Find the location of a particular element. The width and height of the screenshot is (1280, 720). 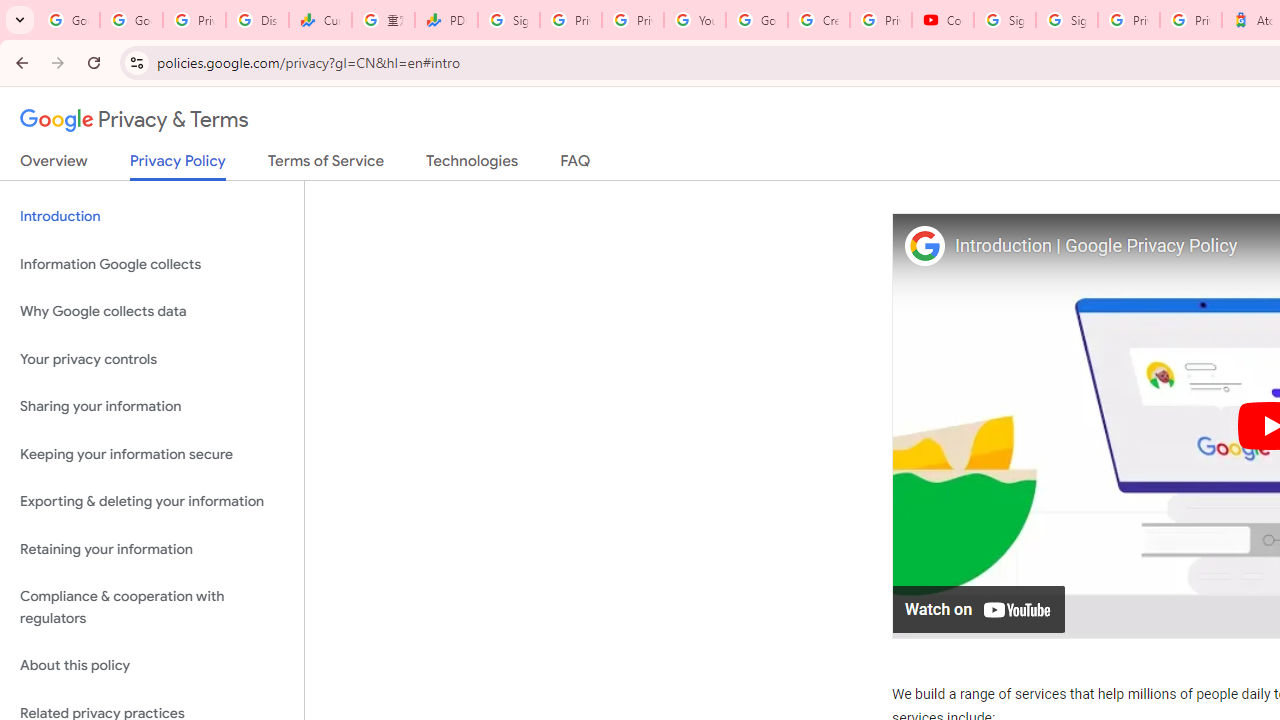

'Watch on YouTube' is located at coordinates (979, 607).